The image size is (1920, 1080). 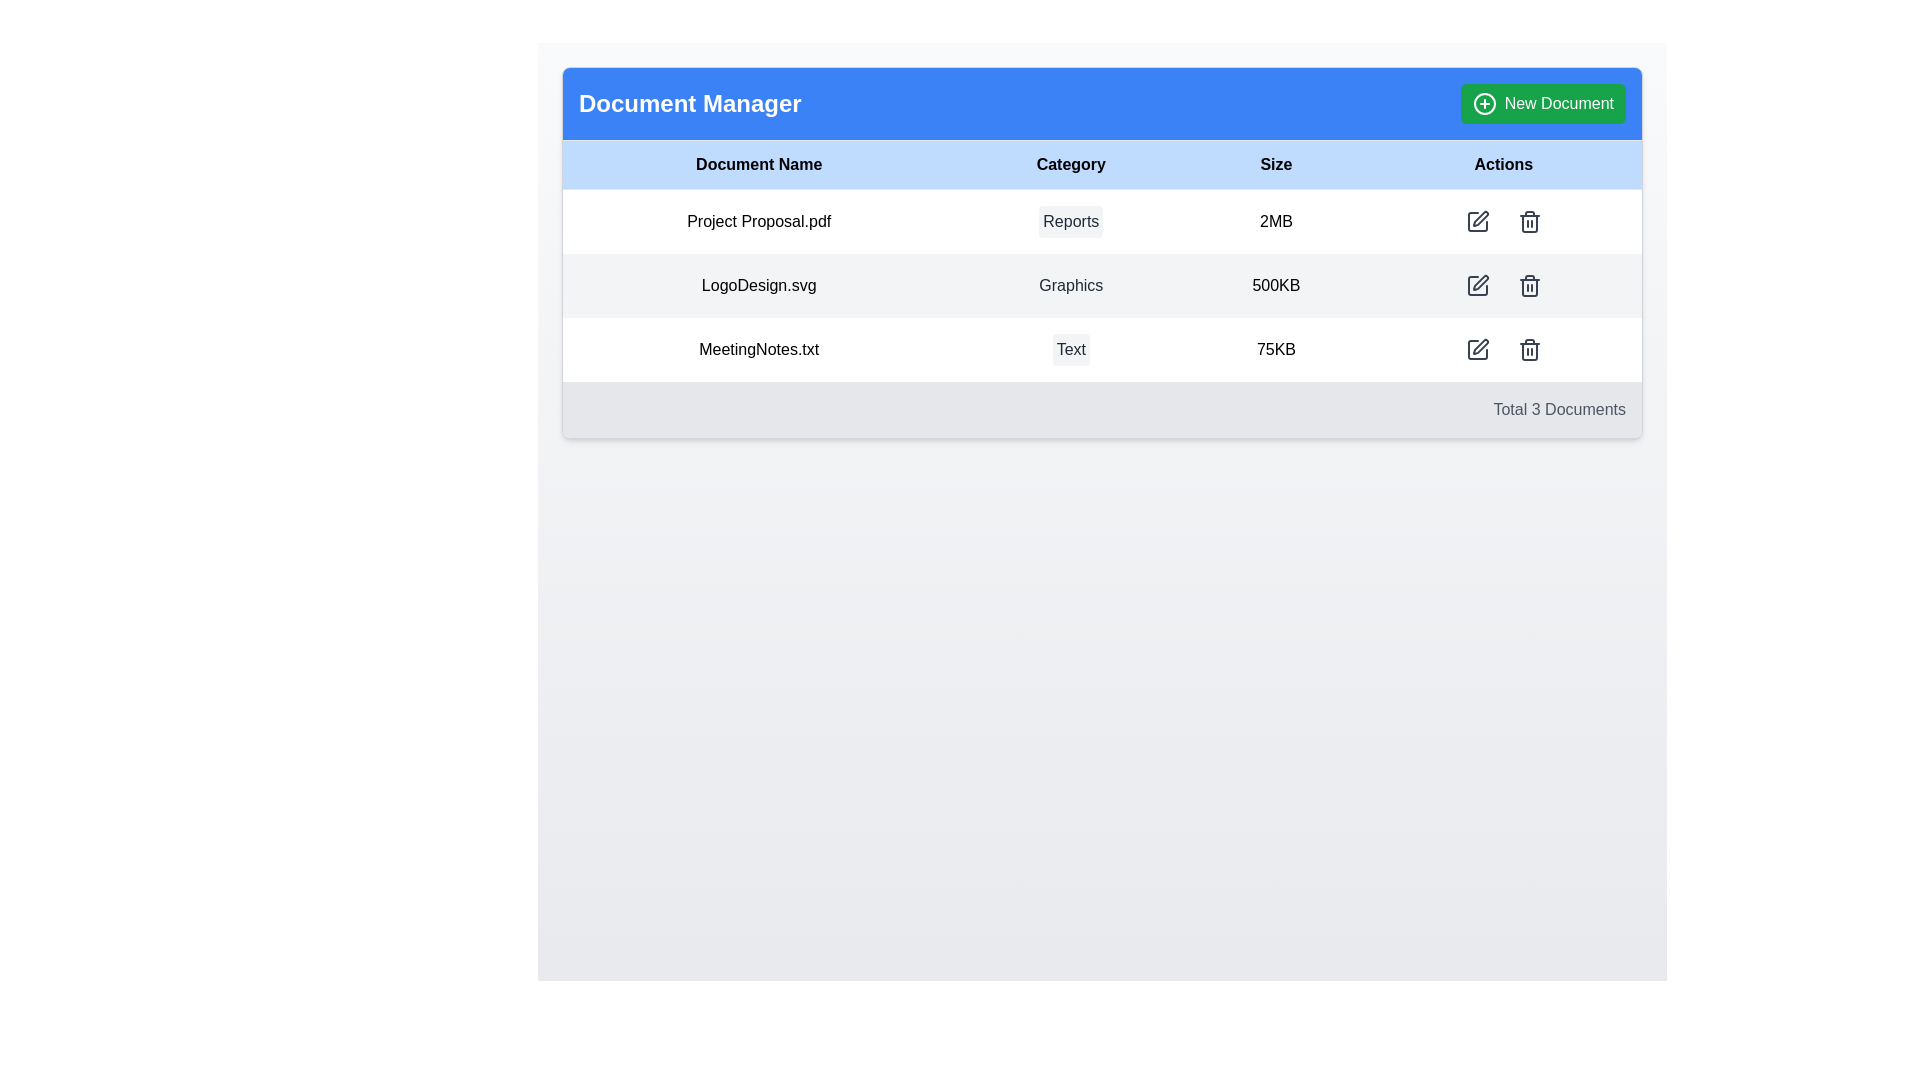 What do you see at coordinates (1484, 104) in the screenshot?
I see `the circular icon with a green outline and a white plus sign (+) located to the left of the 'New Document' text in the green button at the top-right corner of the interface` at bounding box center [1484, 104].